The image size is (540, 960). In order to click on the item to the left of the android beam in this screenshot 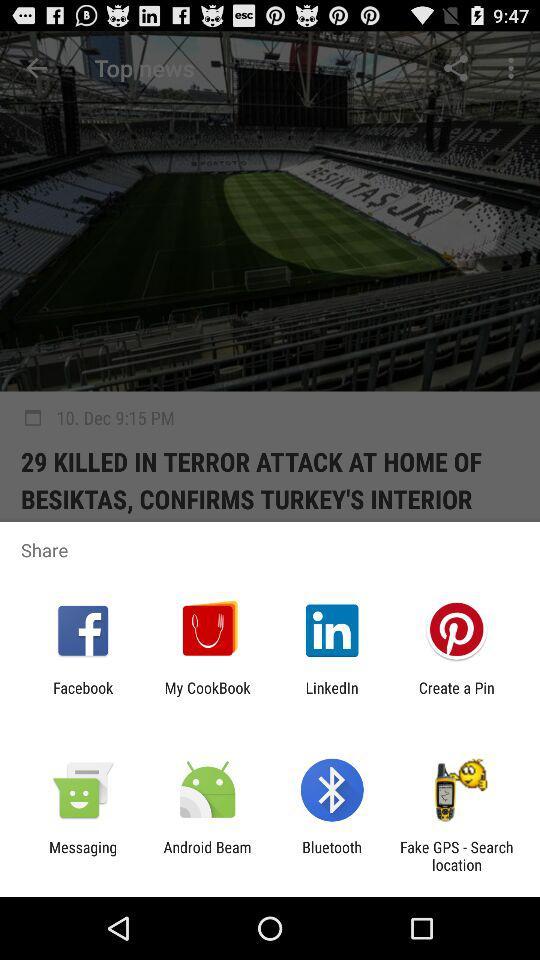, I will do `click(82, 855)`.